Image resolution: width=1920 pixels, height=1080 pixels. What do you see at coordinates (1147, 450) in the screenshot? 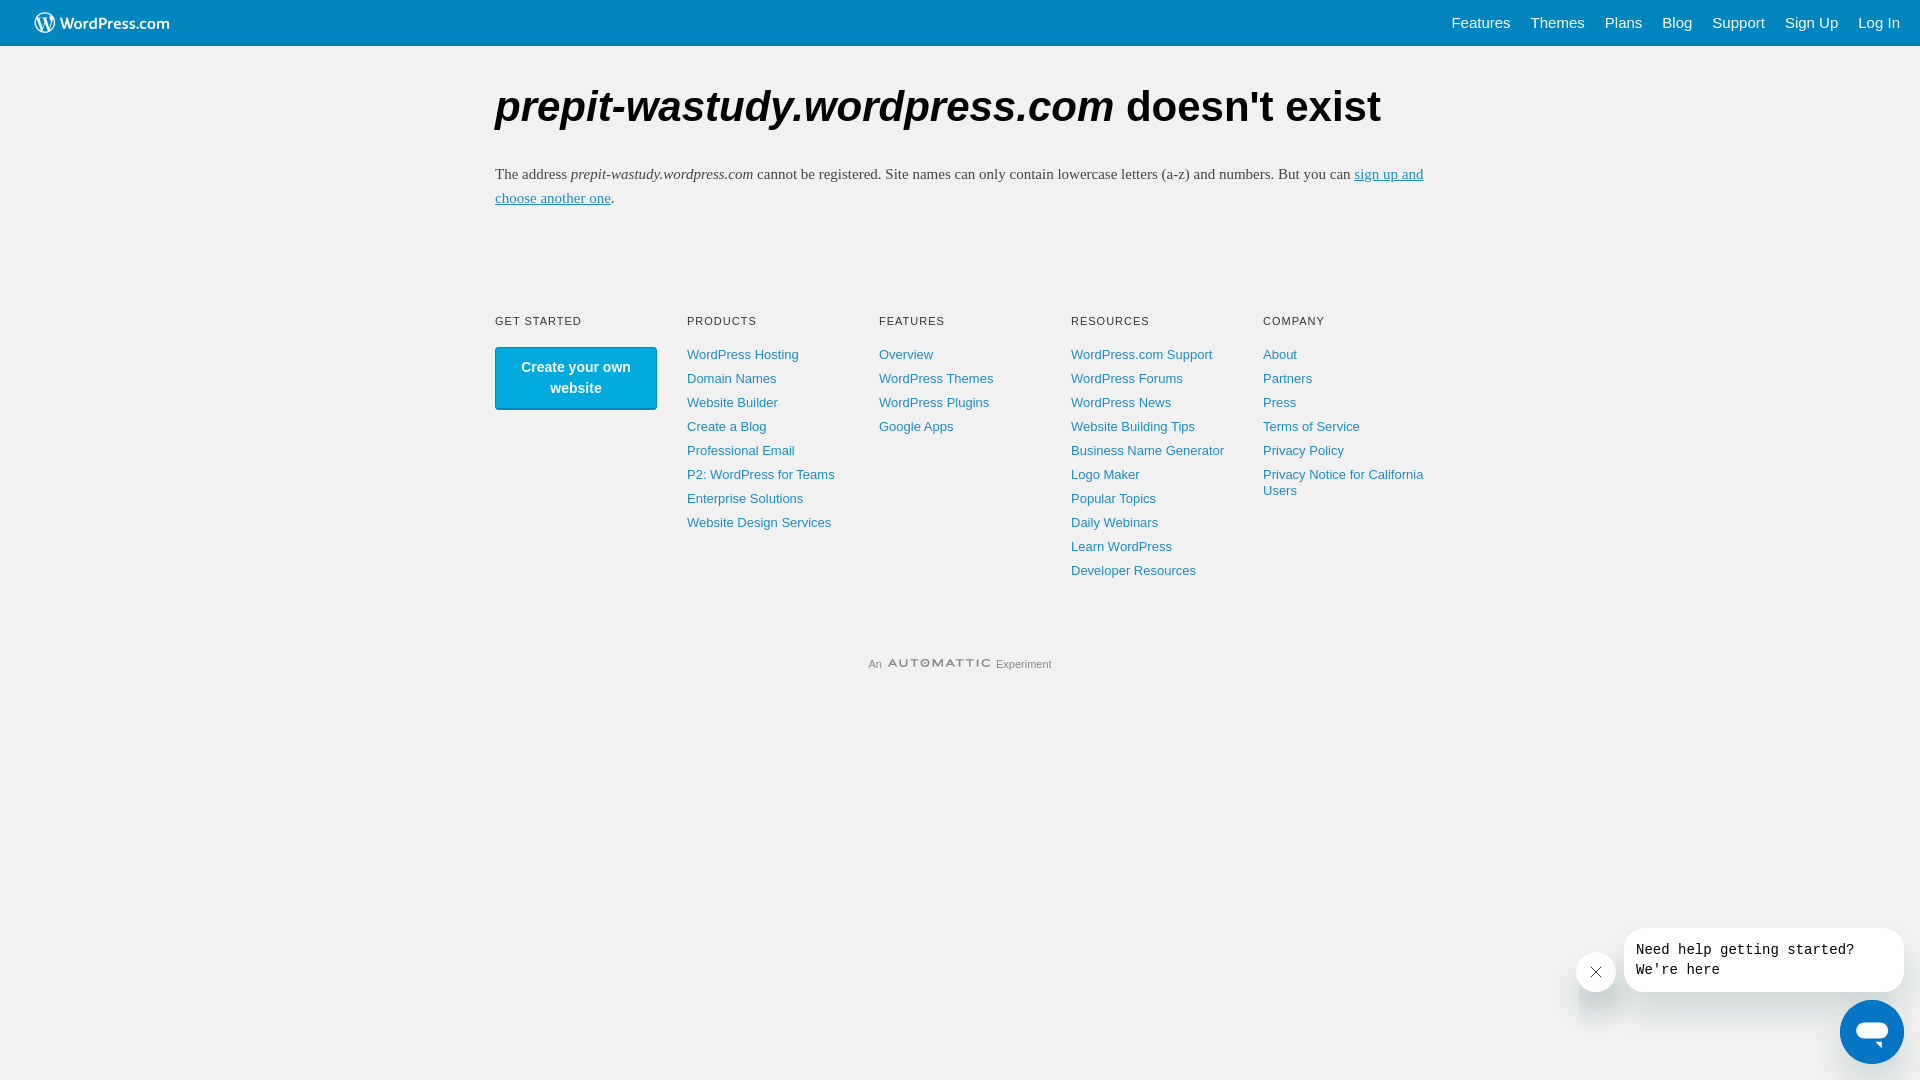
I see `'Business Name Generator'` at bounding box center [1147, 450].